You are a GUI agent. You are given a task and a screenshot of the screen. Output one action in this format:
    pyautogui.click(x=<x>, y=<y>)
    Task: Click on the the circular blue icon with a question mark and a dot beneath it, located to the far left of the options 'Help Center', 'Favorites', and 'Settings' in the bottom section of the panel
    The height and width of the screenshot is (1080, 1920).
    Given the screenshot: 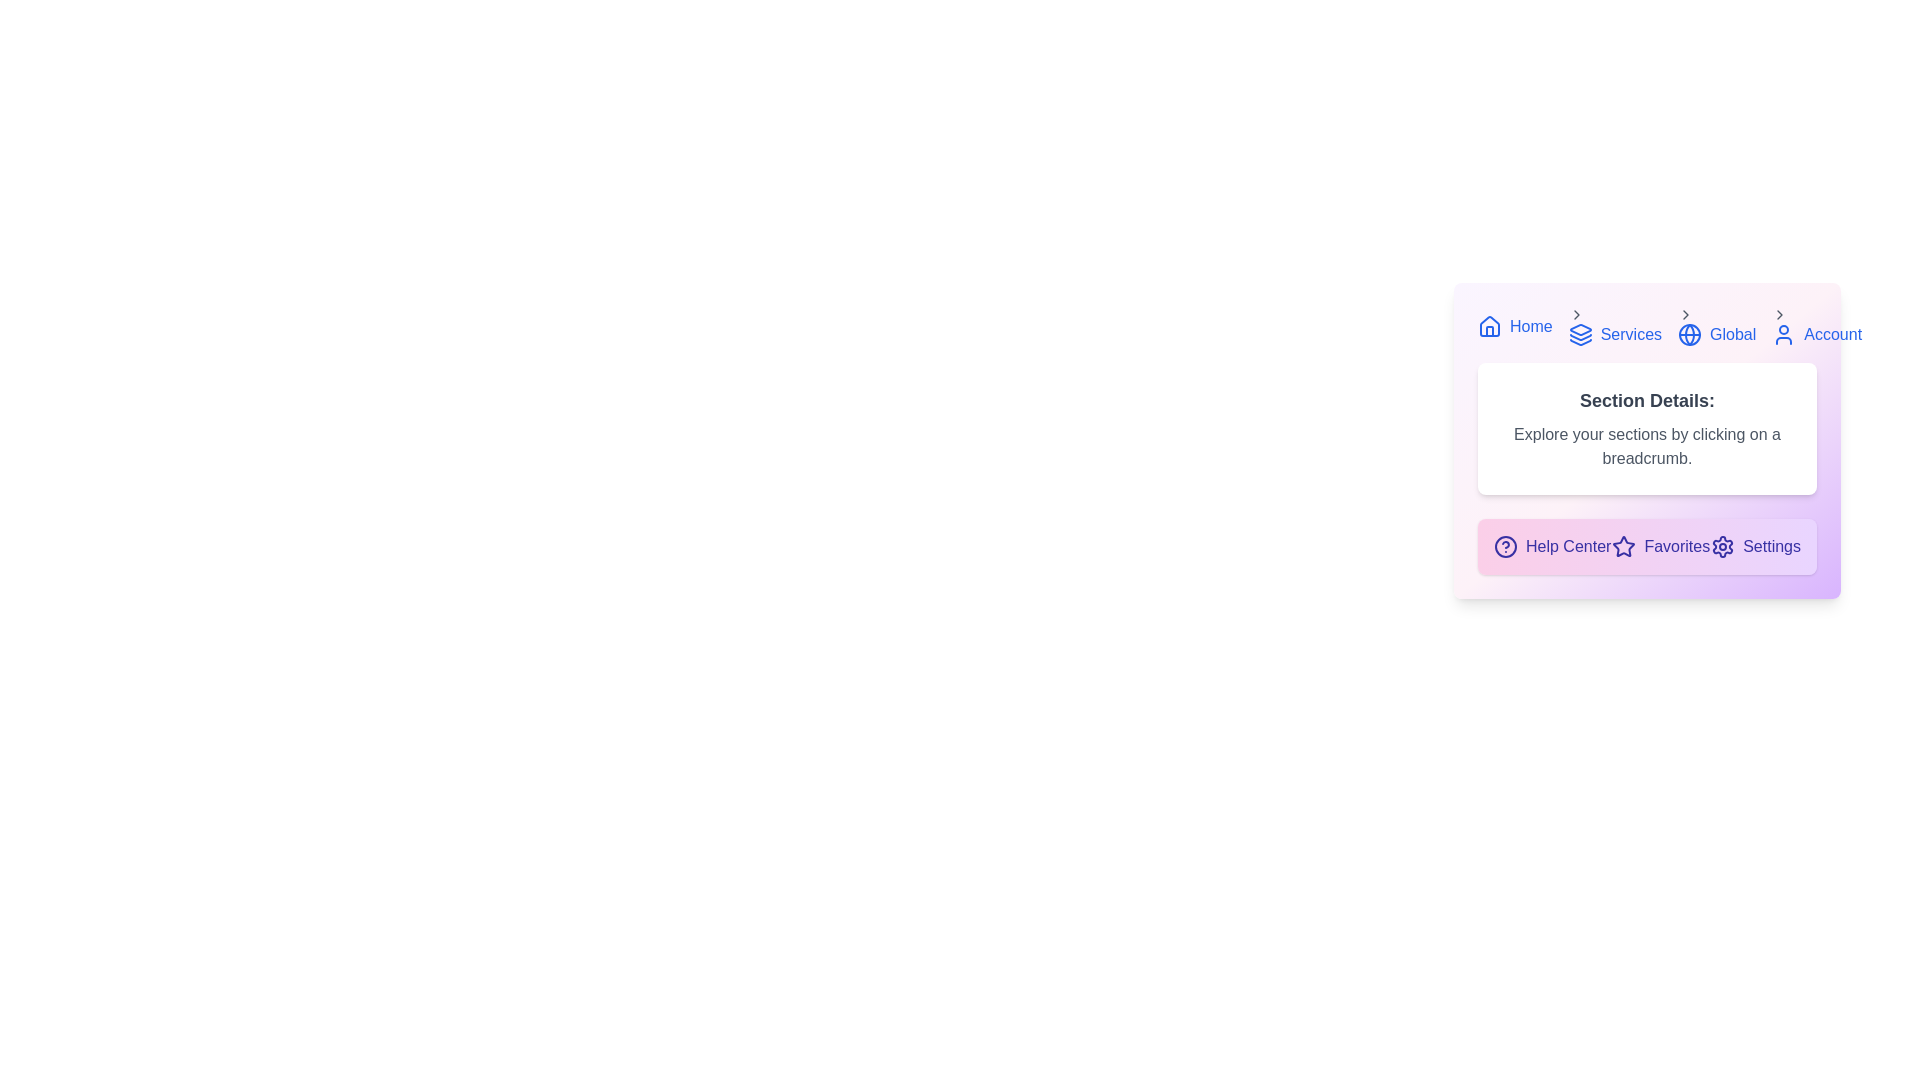 What is the action you would take?
    pyautogui.click(x=1506, y=547)
    